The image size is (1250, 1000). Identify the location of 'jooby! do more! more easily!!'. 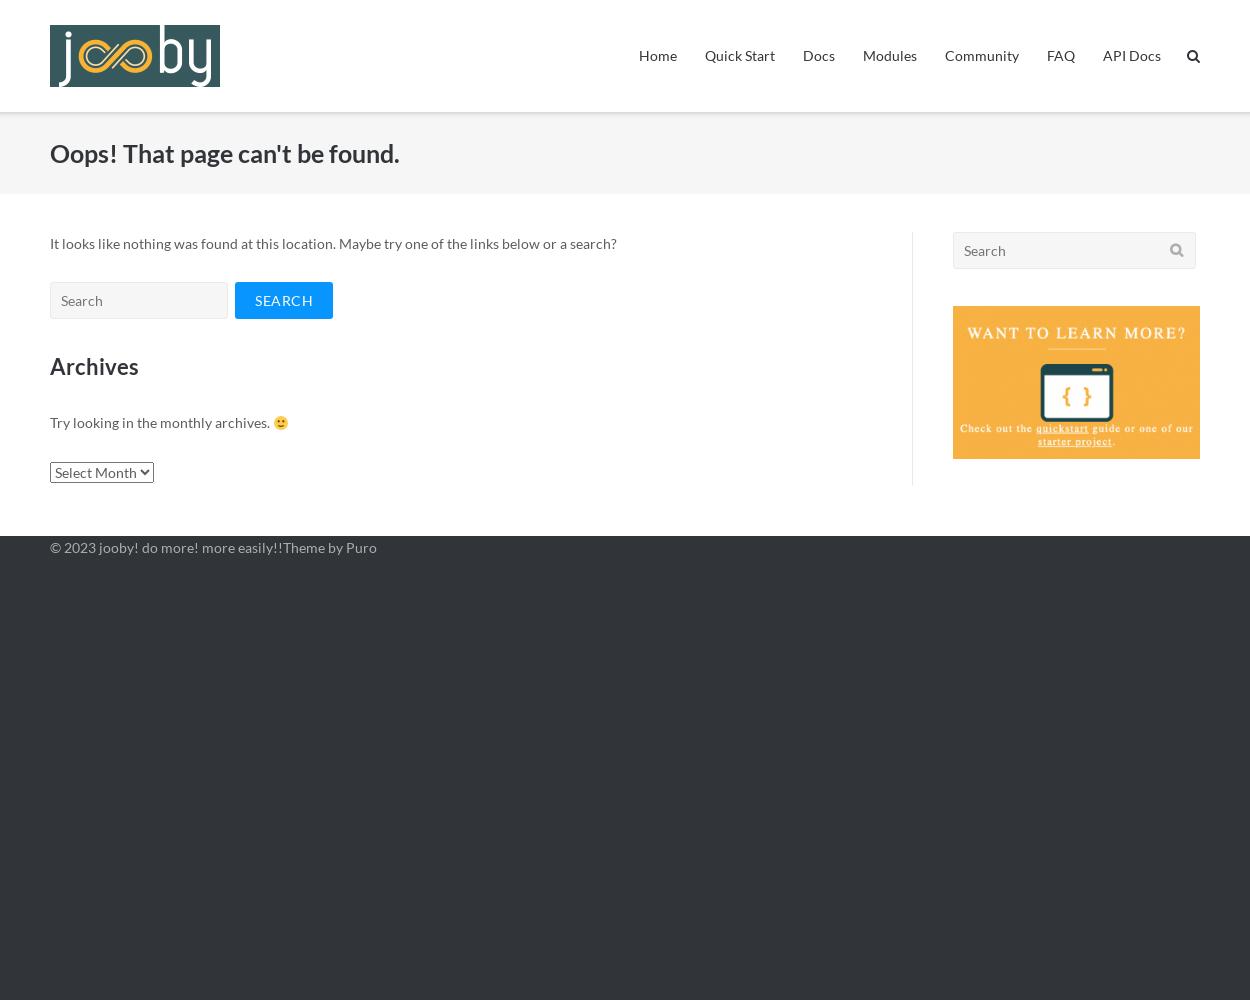
(189, 547).